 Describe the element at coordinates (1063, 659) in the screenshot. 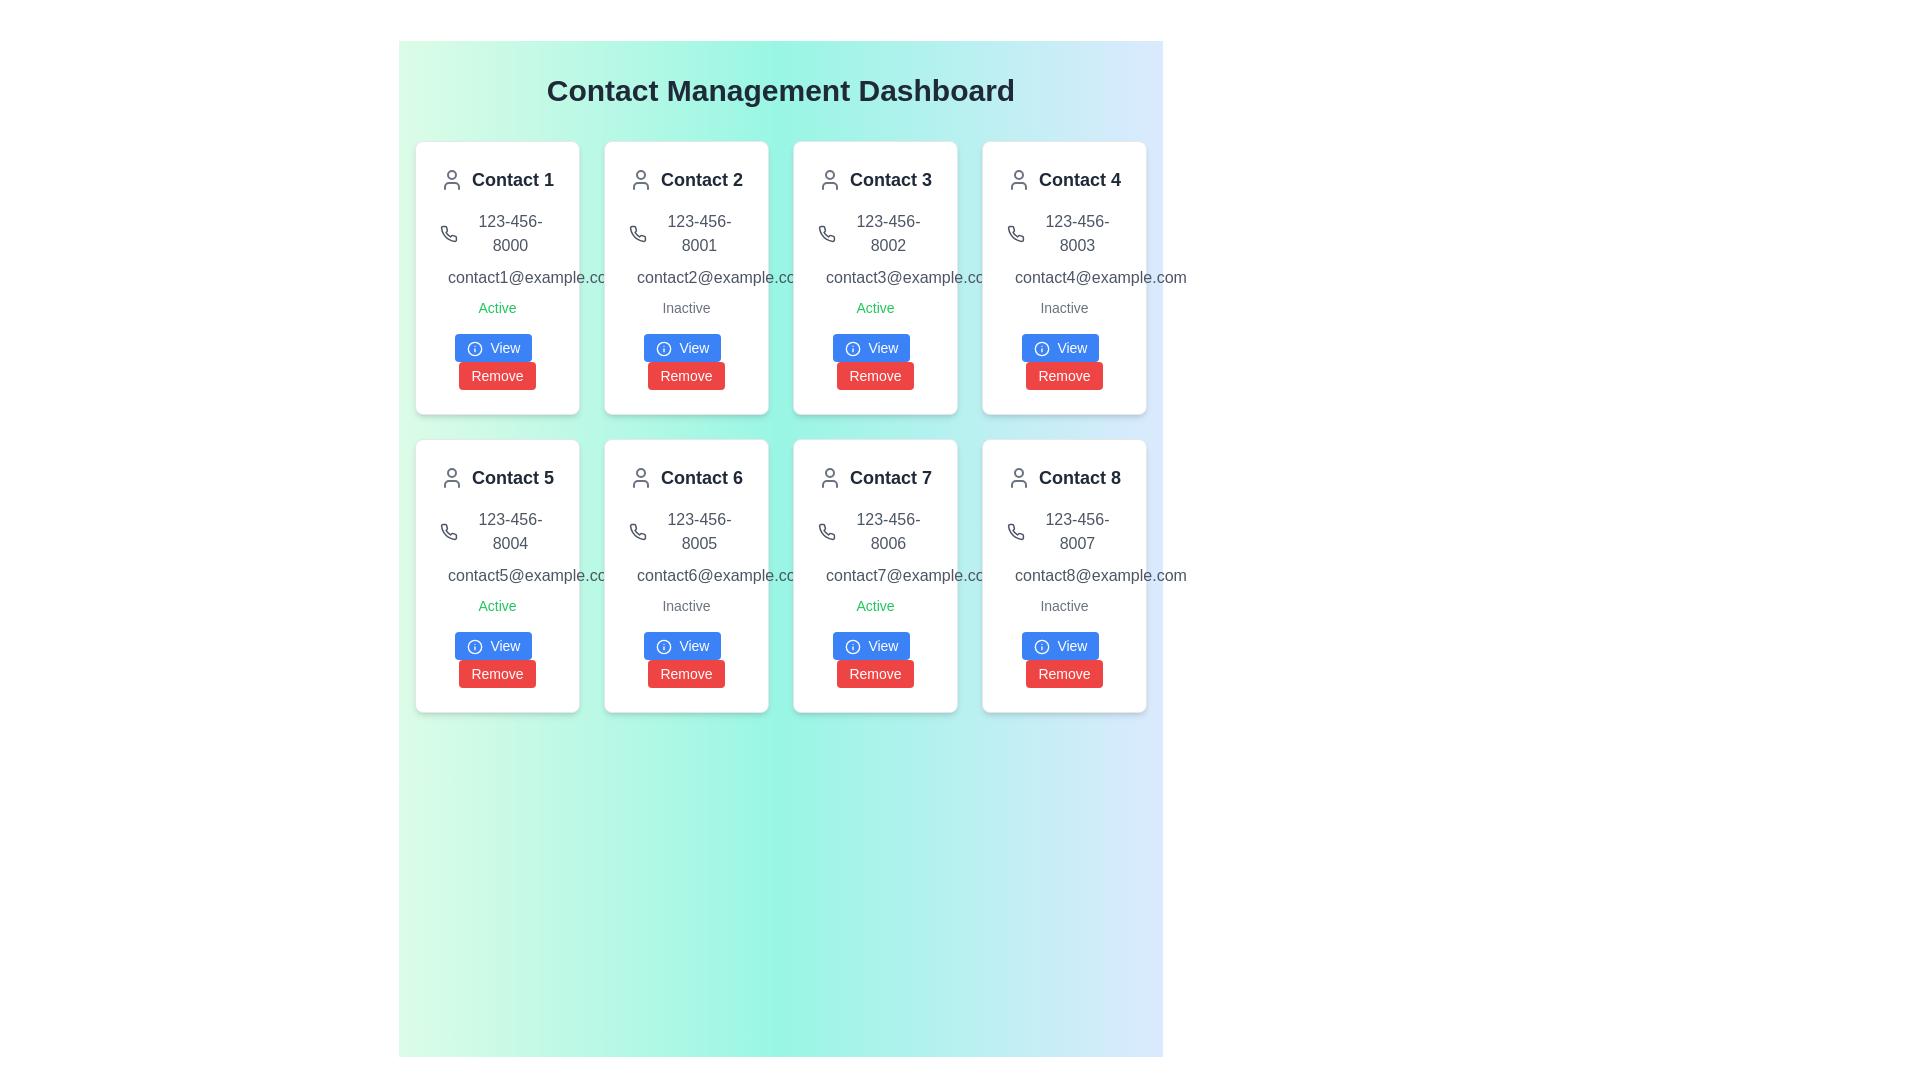

I see `the 'Remove' button in the Interactive button group located in the 'Contact 8' card, which is positioned below the 'Inactive' status text` at that location.